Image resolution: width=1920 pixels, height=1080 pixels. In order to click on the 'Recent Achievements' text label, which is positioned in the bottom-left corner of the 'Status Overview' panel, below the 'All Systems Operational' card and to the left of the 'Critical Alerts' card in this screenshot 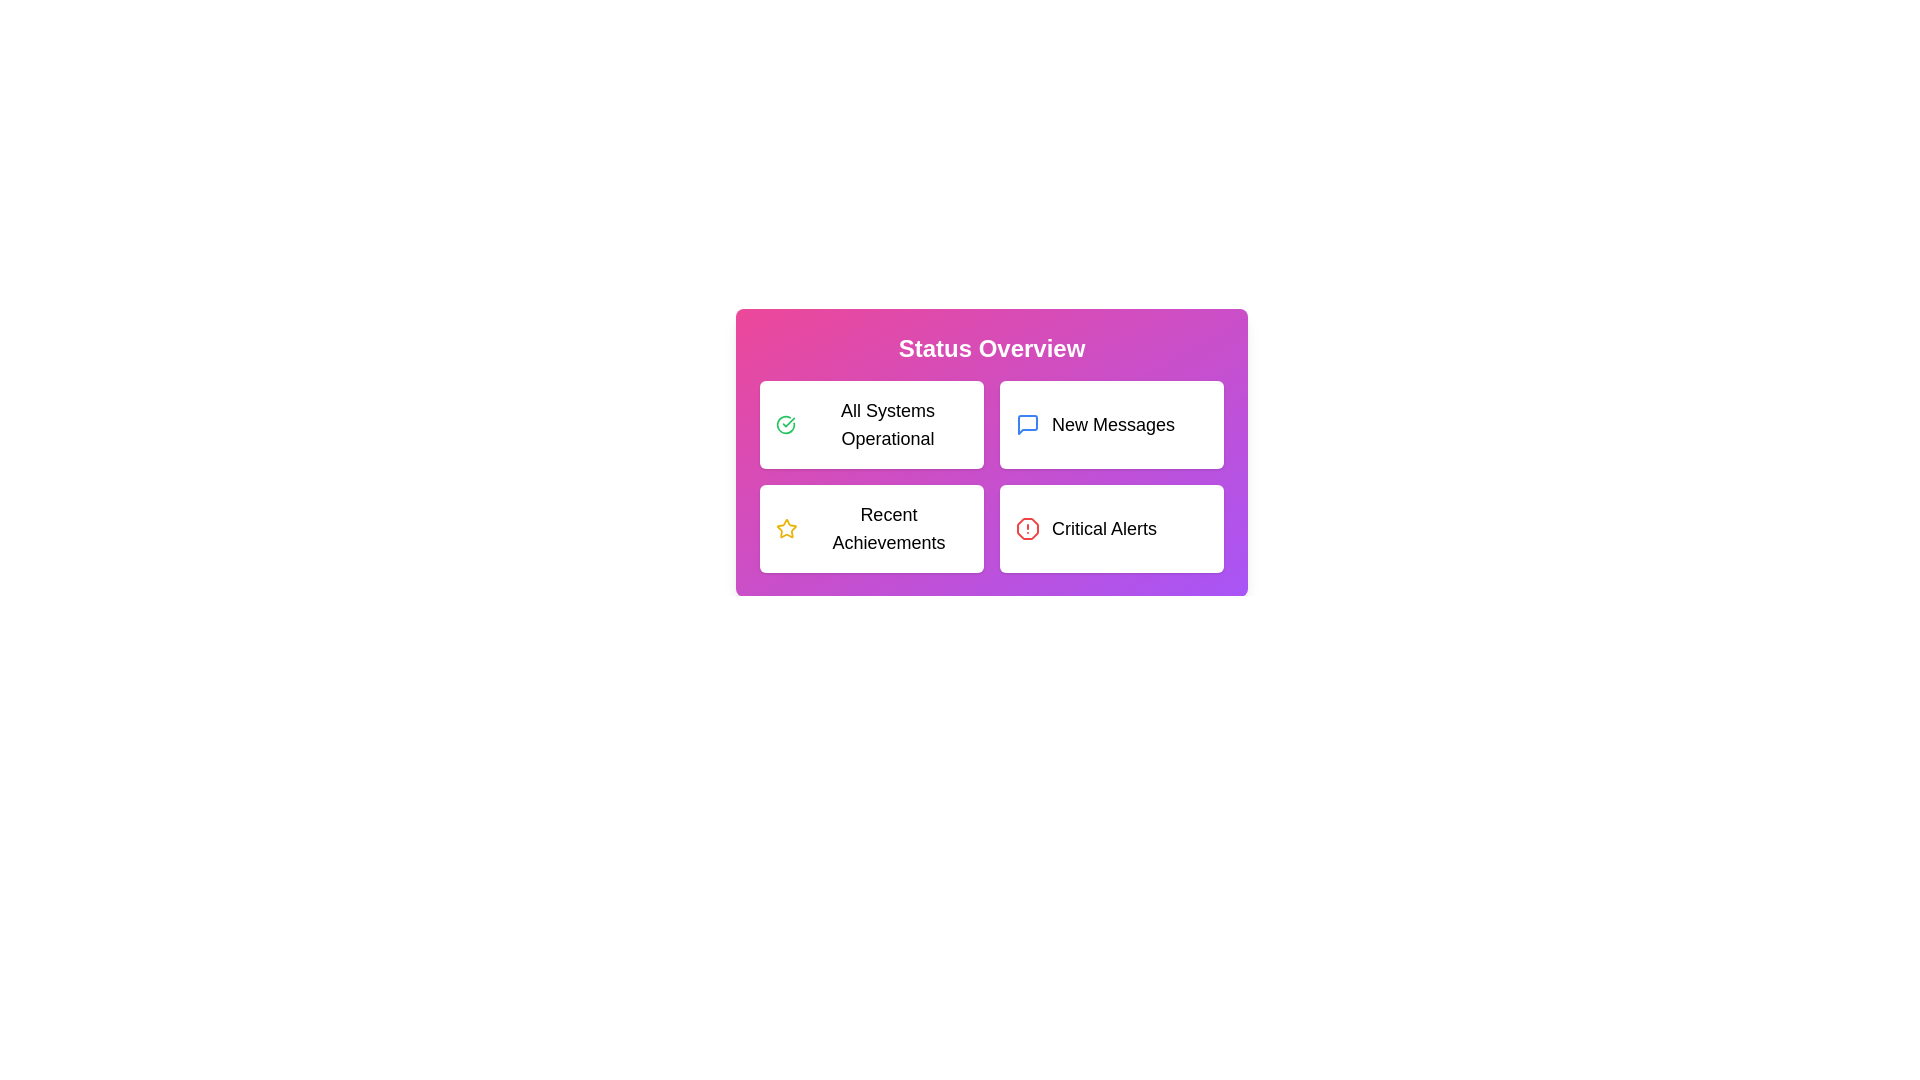, I will do `click(887, 527)`.